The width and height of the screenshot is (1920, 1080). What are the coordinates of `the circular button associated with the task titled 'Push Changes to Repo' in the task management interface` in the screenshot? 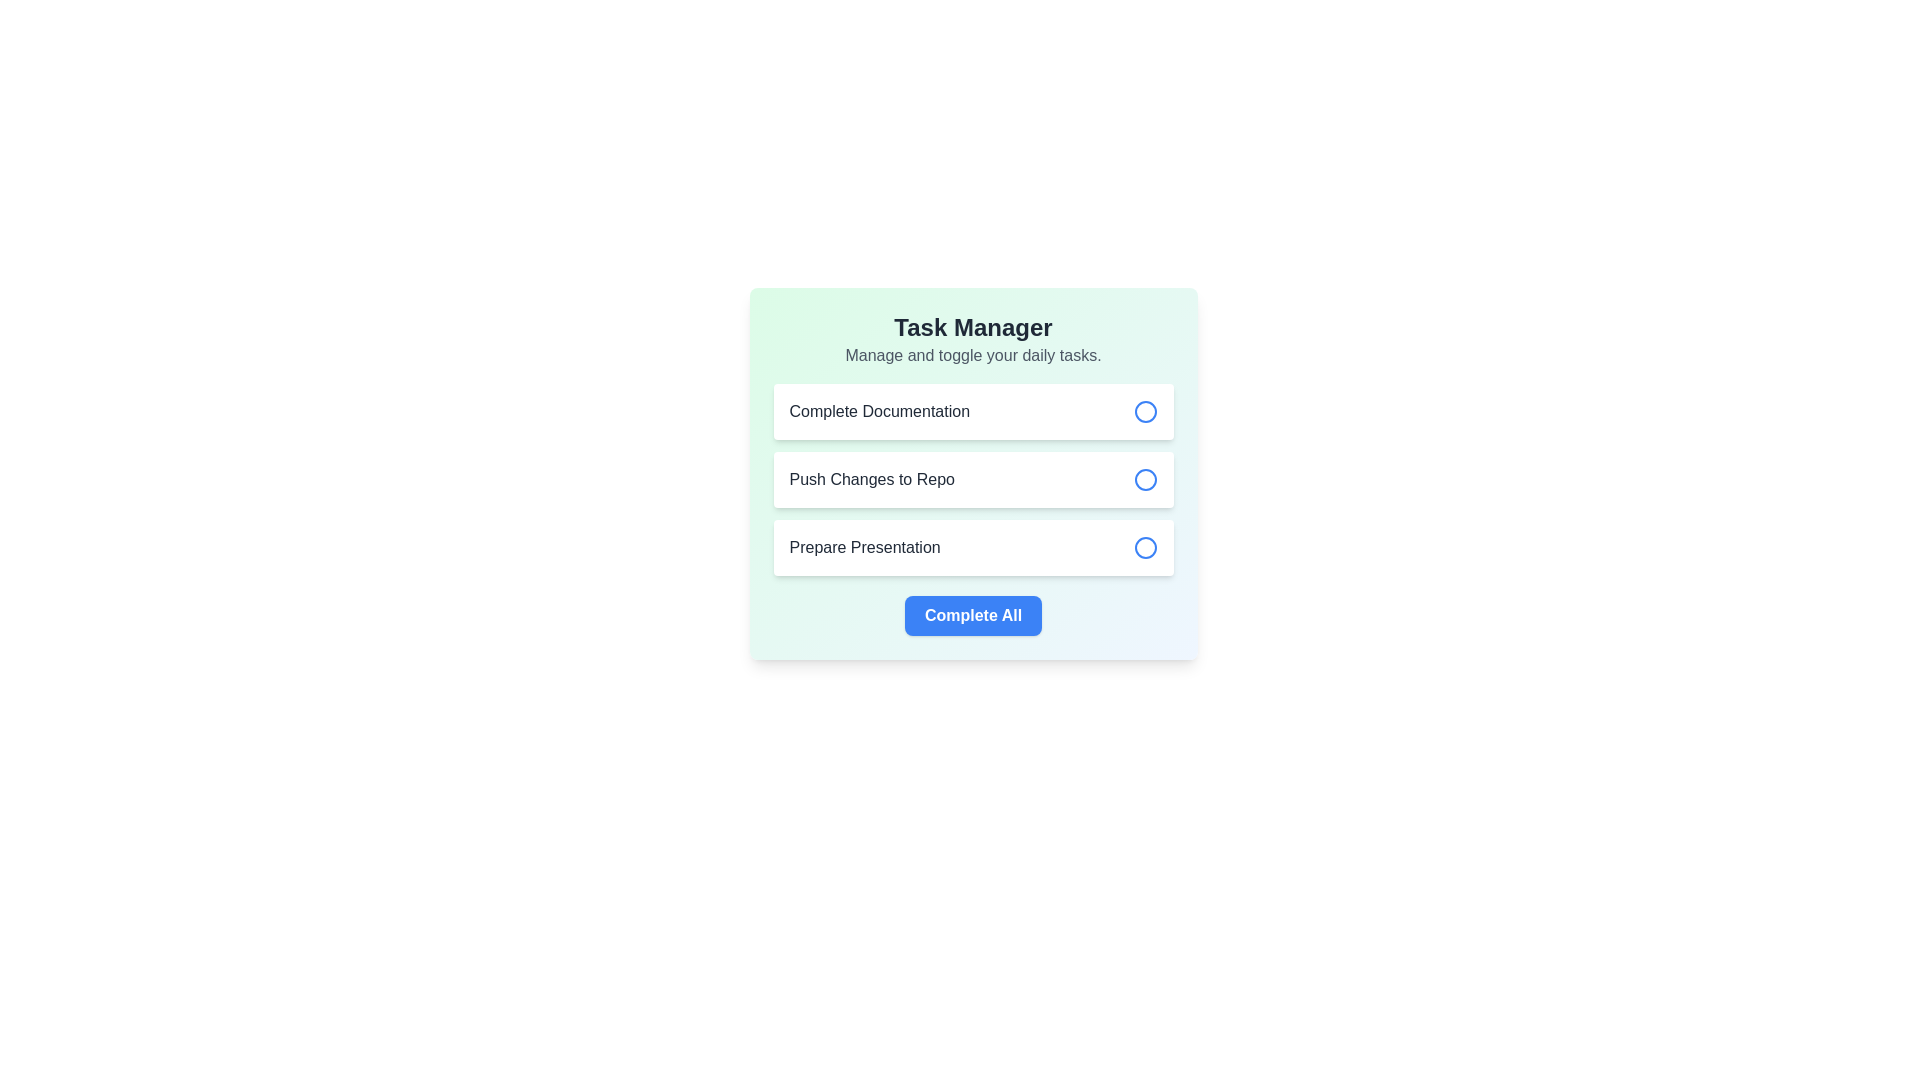 It's located at (973, 479).